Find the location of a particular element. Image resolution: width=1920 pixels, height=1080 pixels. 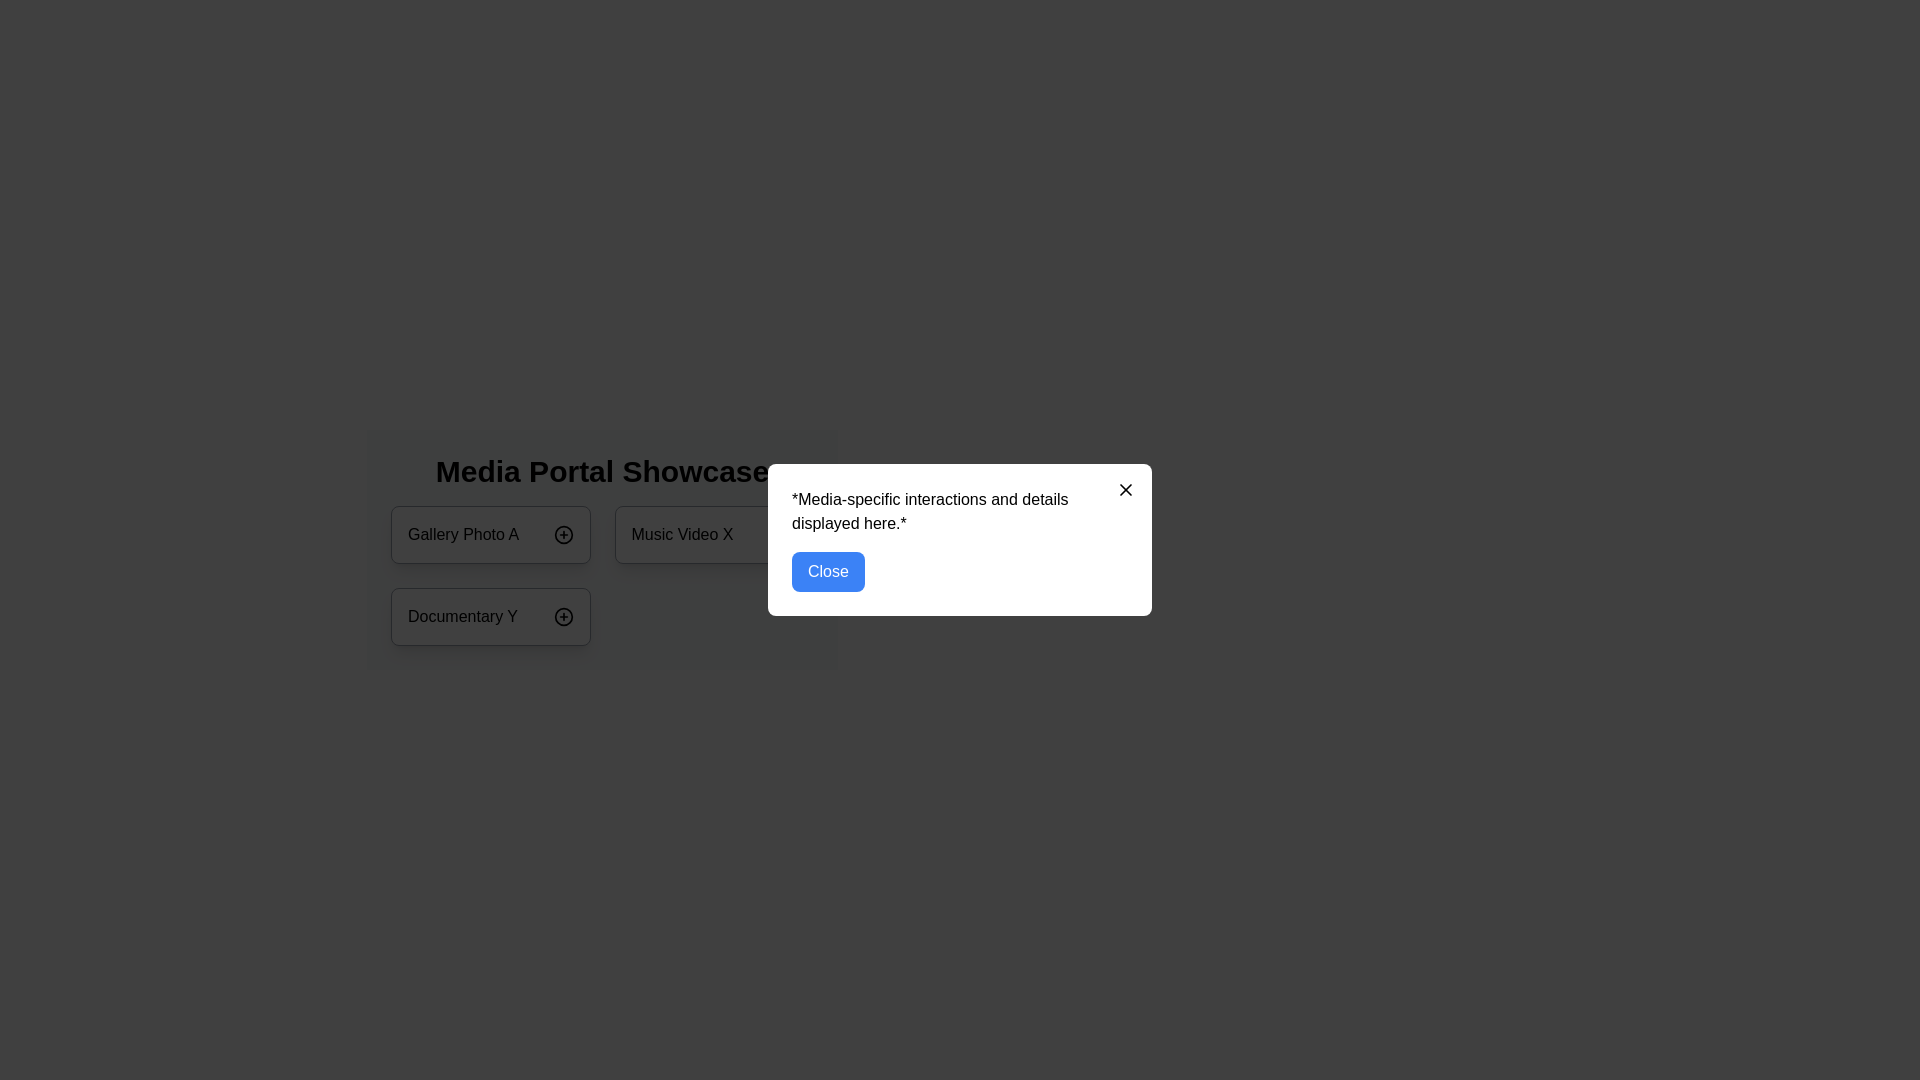

the interactive button icon located at the right-hand side of the 'Documentary Y' component to initiate the add action is located at coordinates (562, 616).